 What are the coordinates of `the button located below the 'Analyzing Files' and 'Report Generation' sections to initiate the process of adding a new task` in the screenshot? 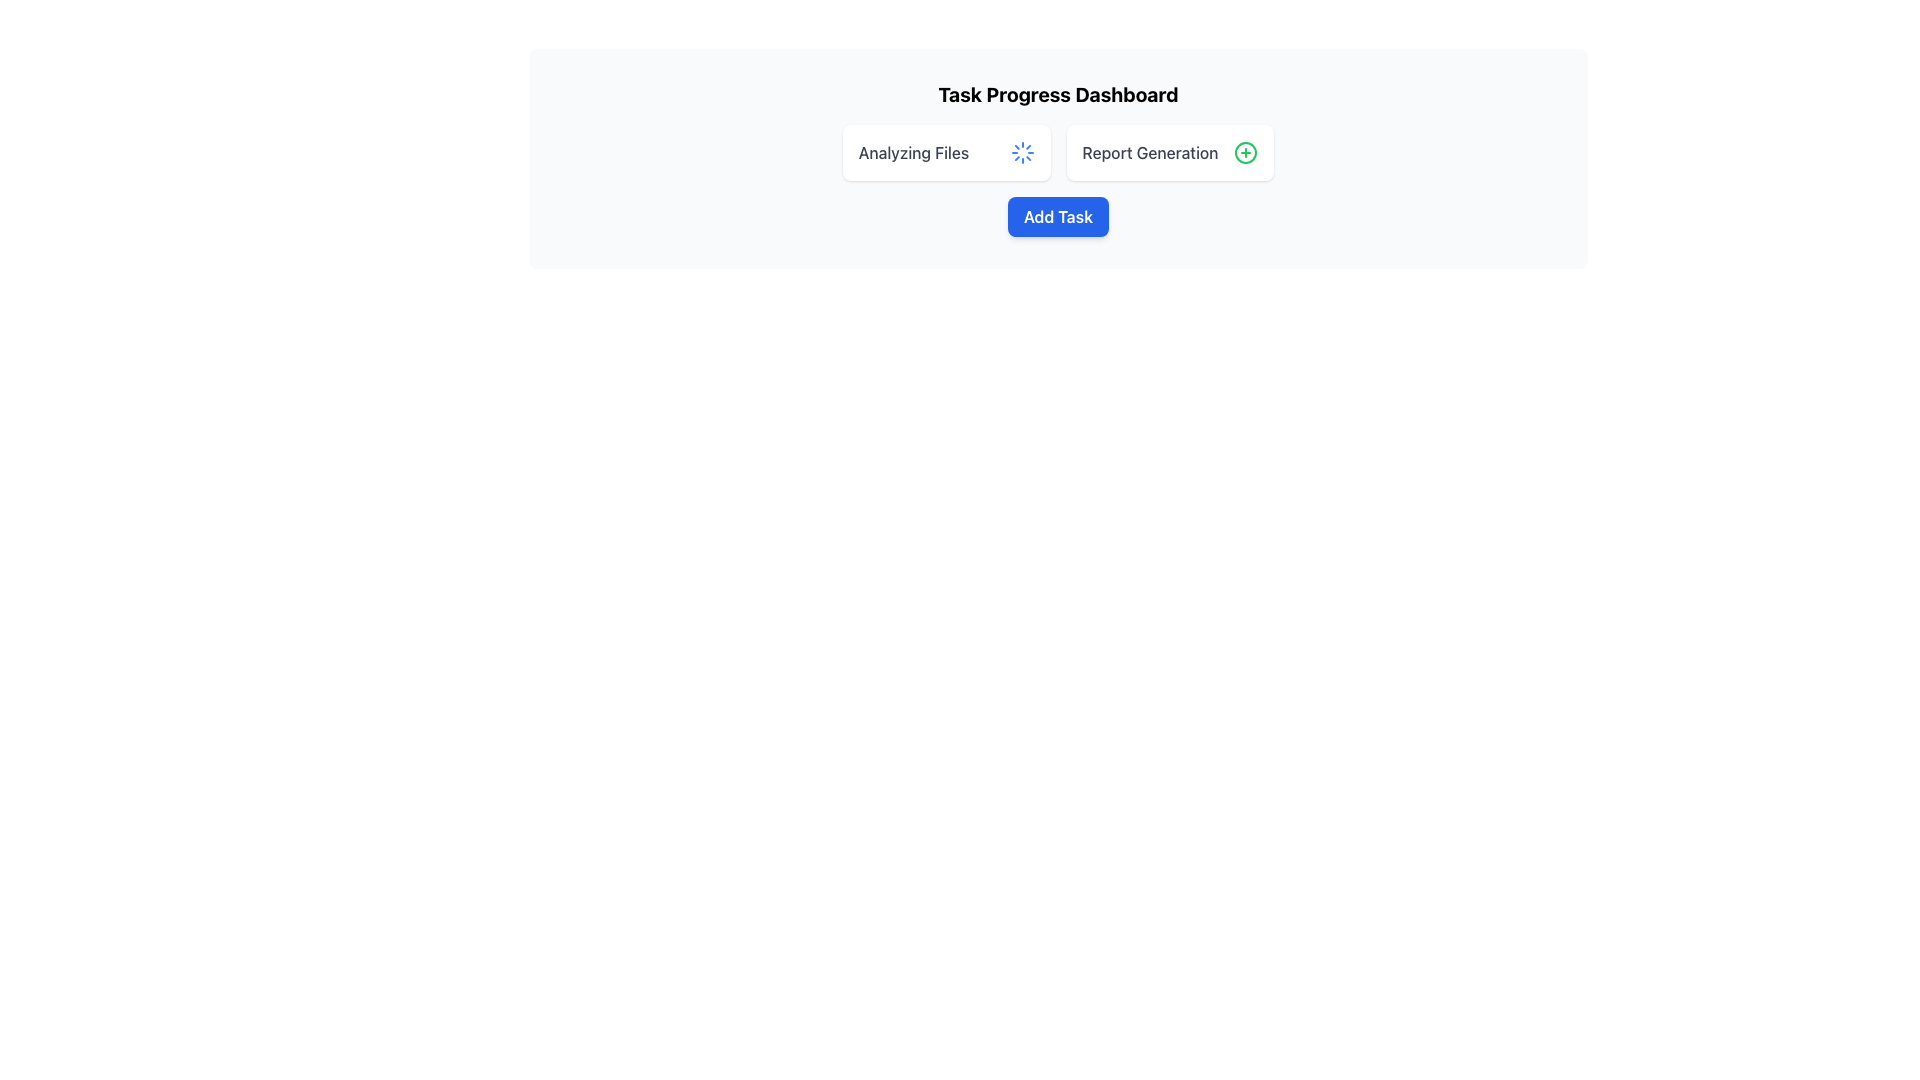 It's located at (1057, 216).